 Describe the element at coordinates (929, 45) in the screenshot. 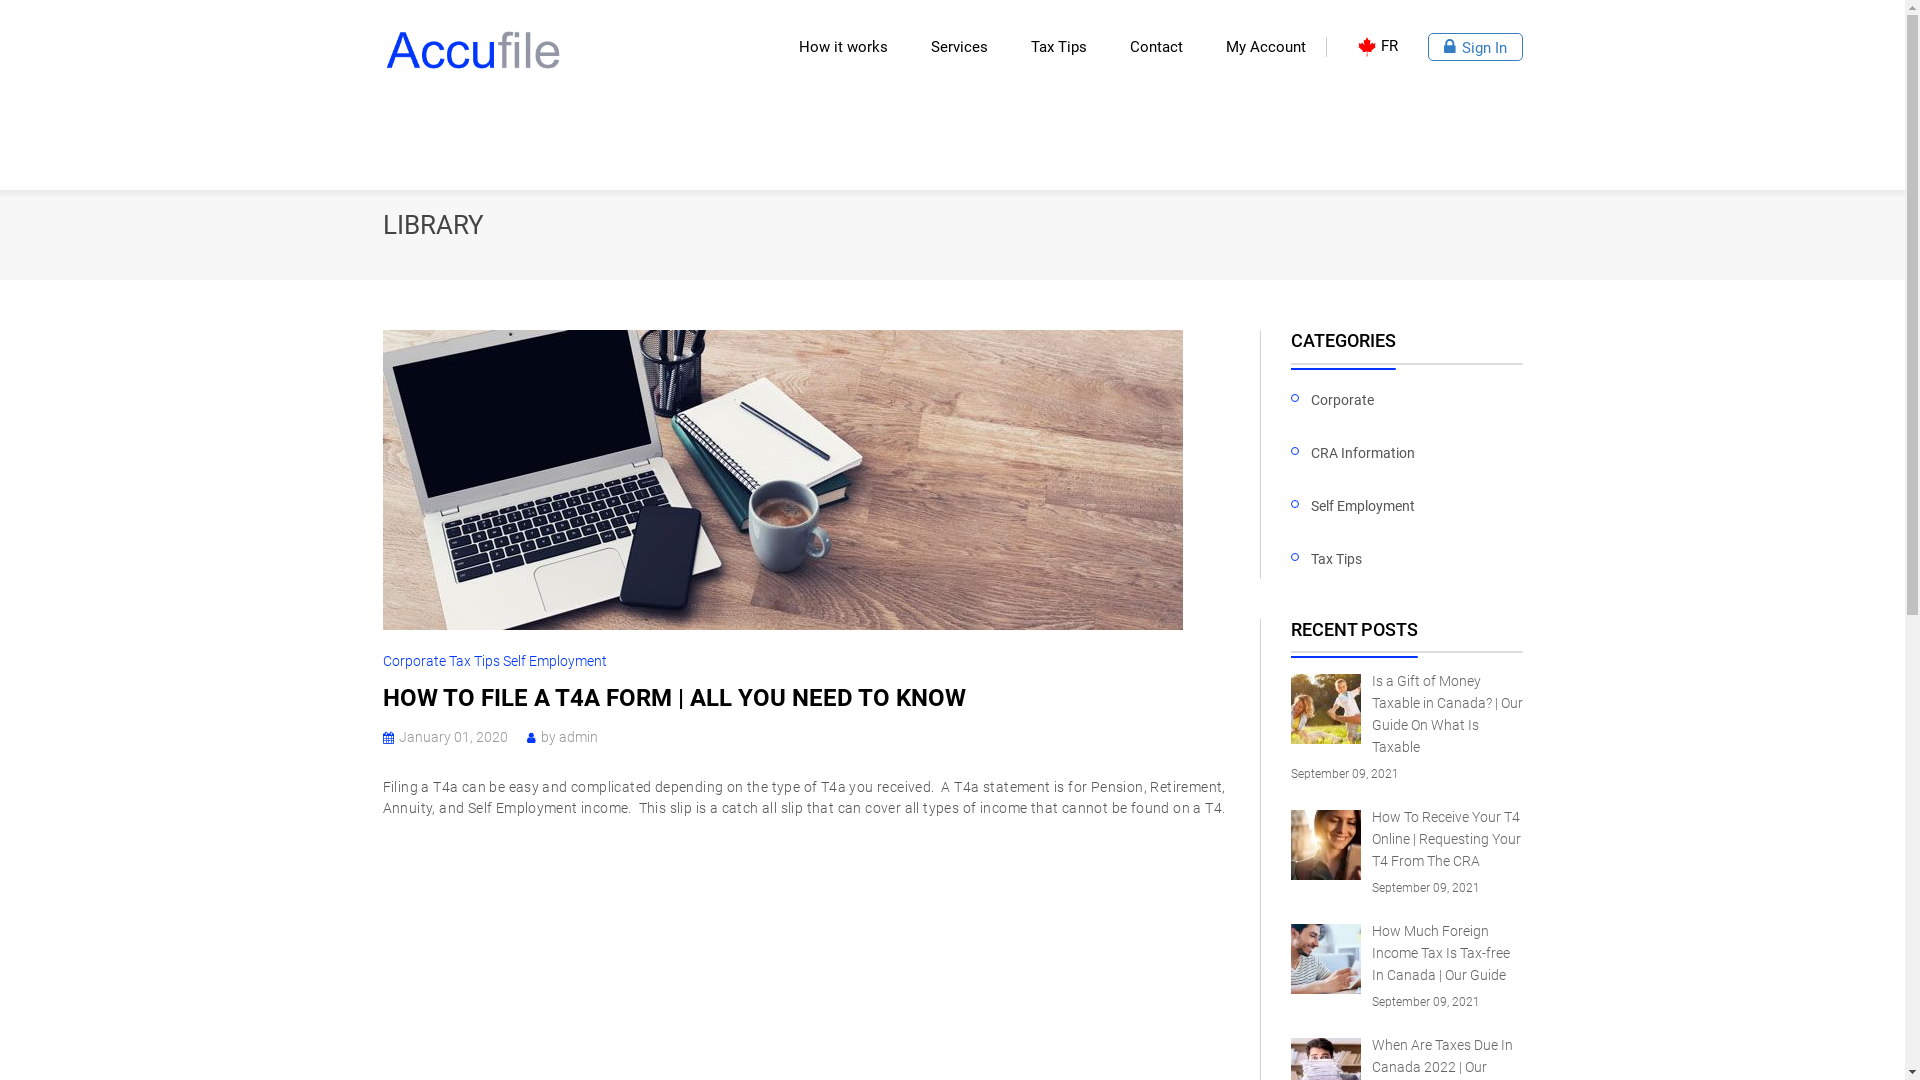

I see `'Services'` at that location.